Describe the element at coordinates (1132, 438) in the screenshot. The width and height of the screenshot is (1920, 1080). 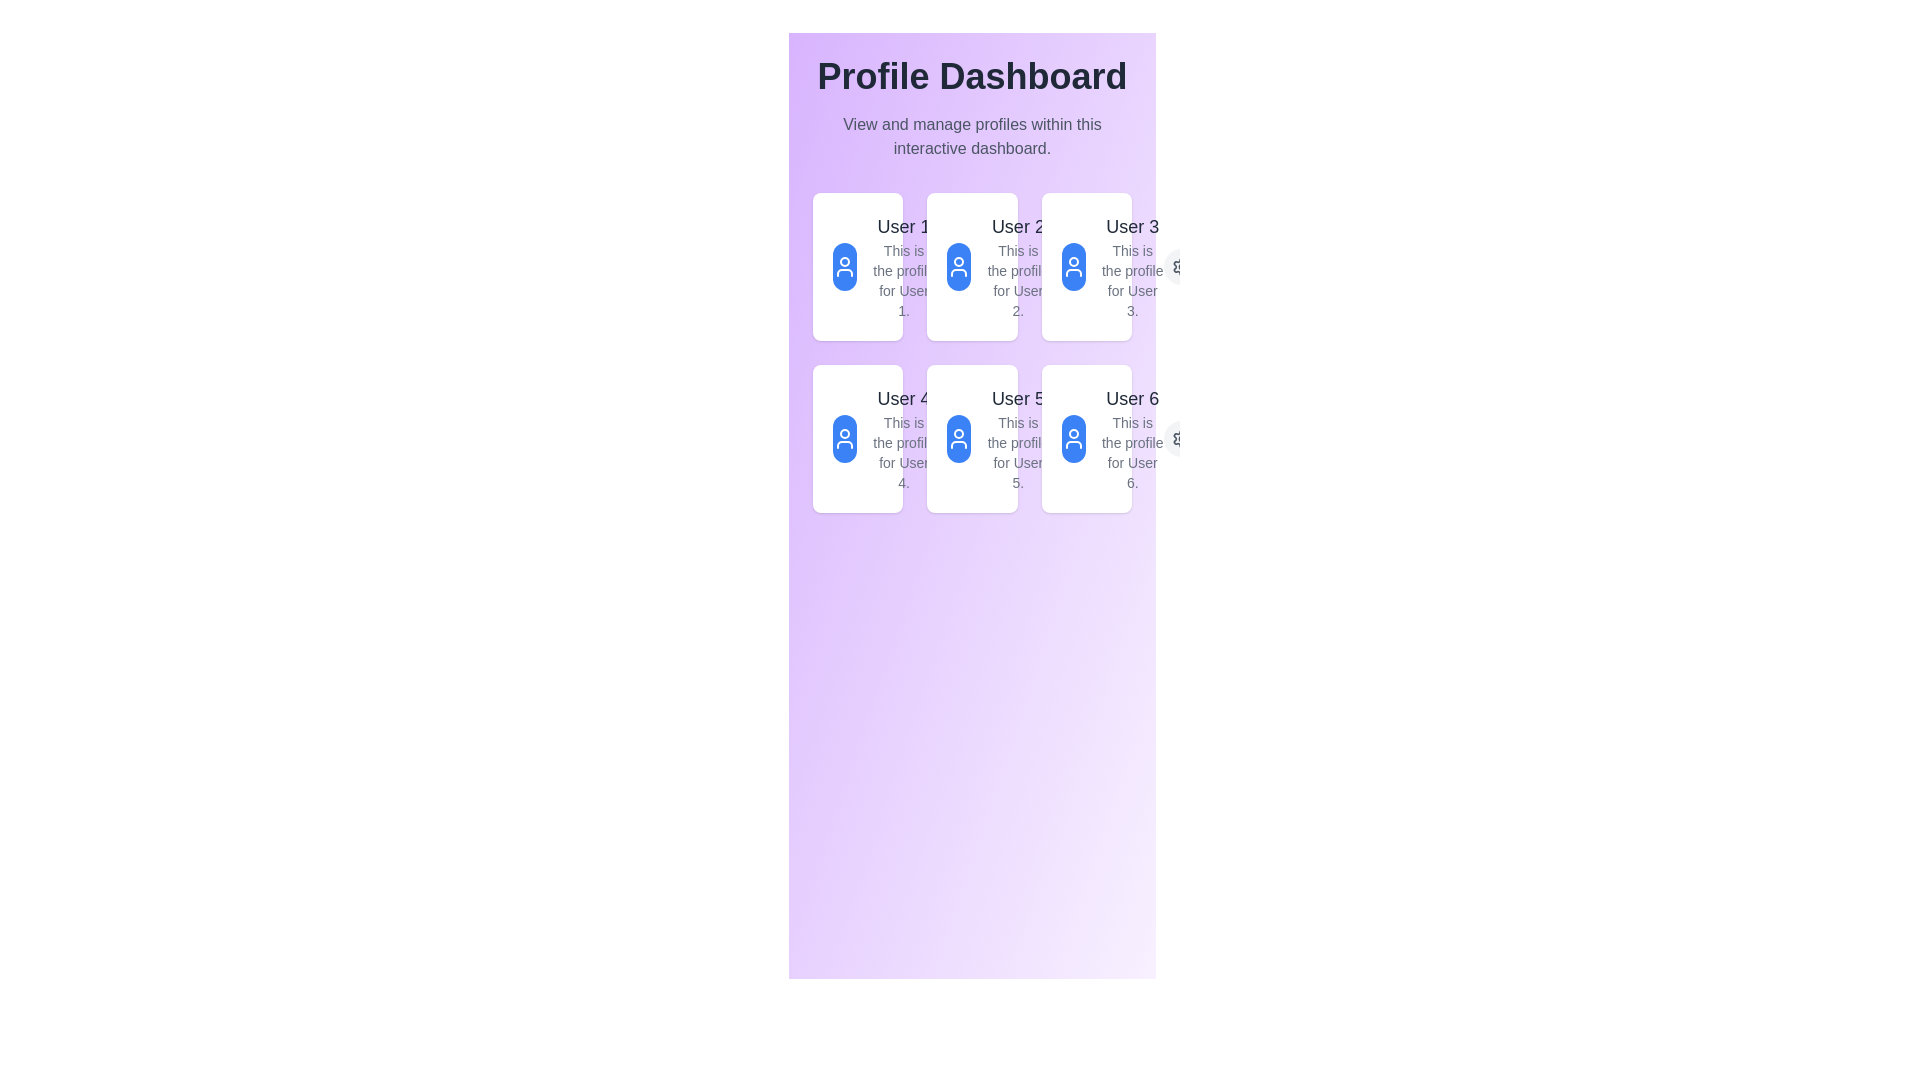
I see `text content of the user profile displaying 'User 6' with the description 'This is the profile for User 6.' located in the sixth slot of a grid layout on the rightmost column and second row` at that location.